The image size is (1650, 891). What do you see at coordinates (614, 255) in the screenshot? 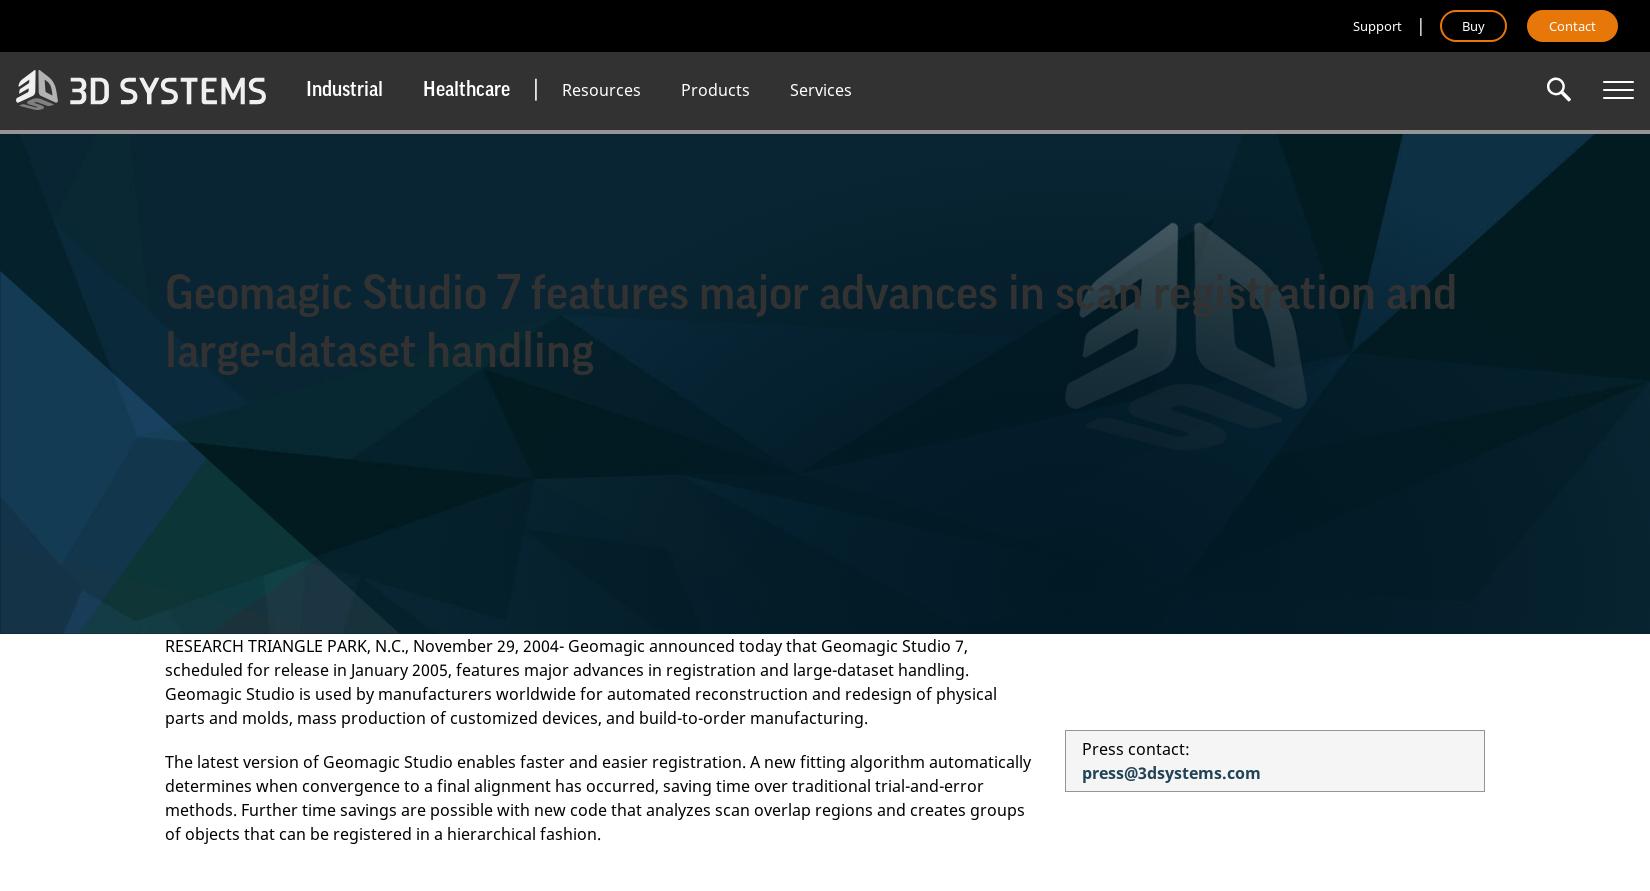
I see `'Customer Story'` at bounding box center [614, 255].